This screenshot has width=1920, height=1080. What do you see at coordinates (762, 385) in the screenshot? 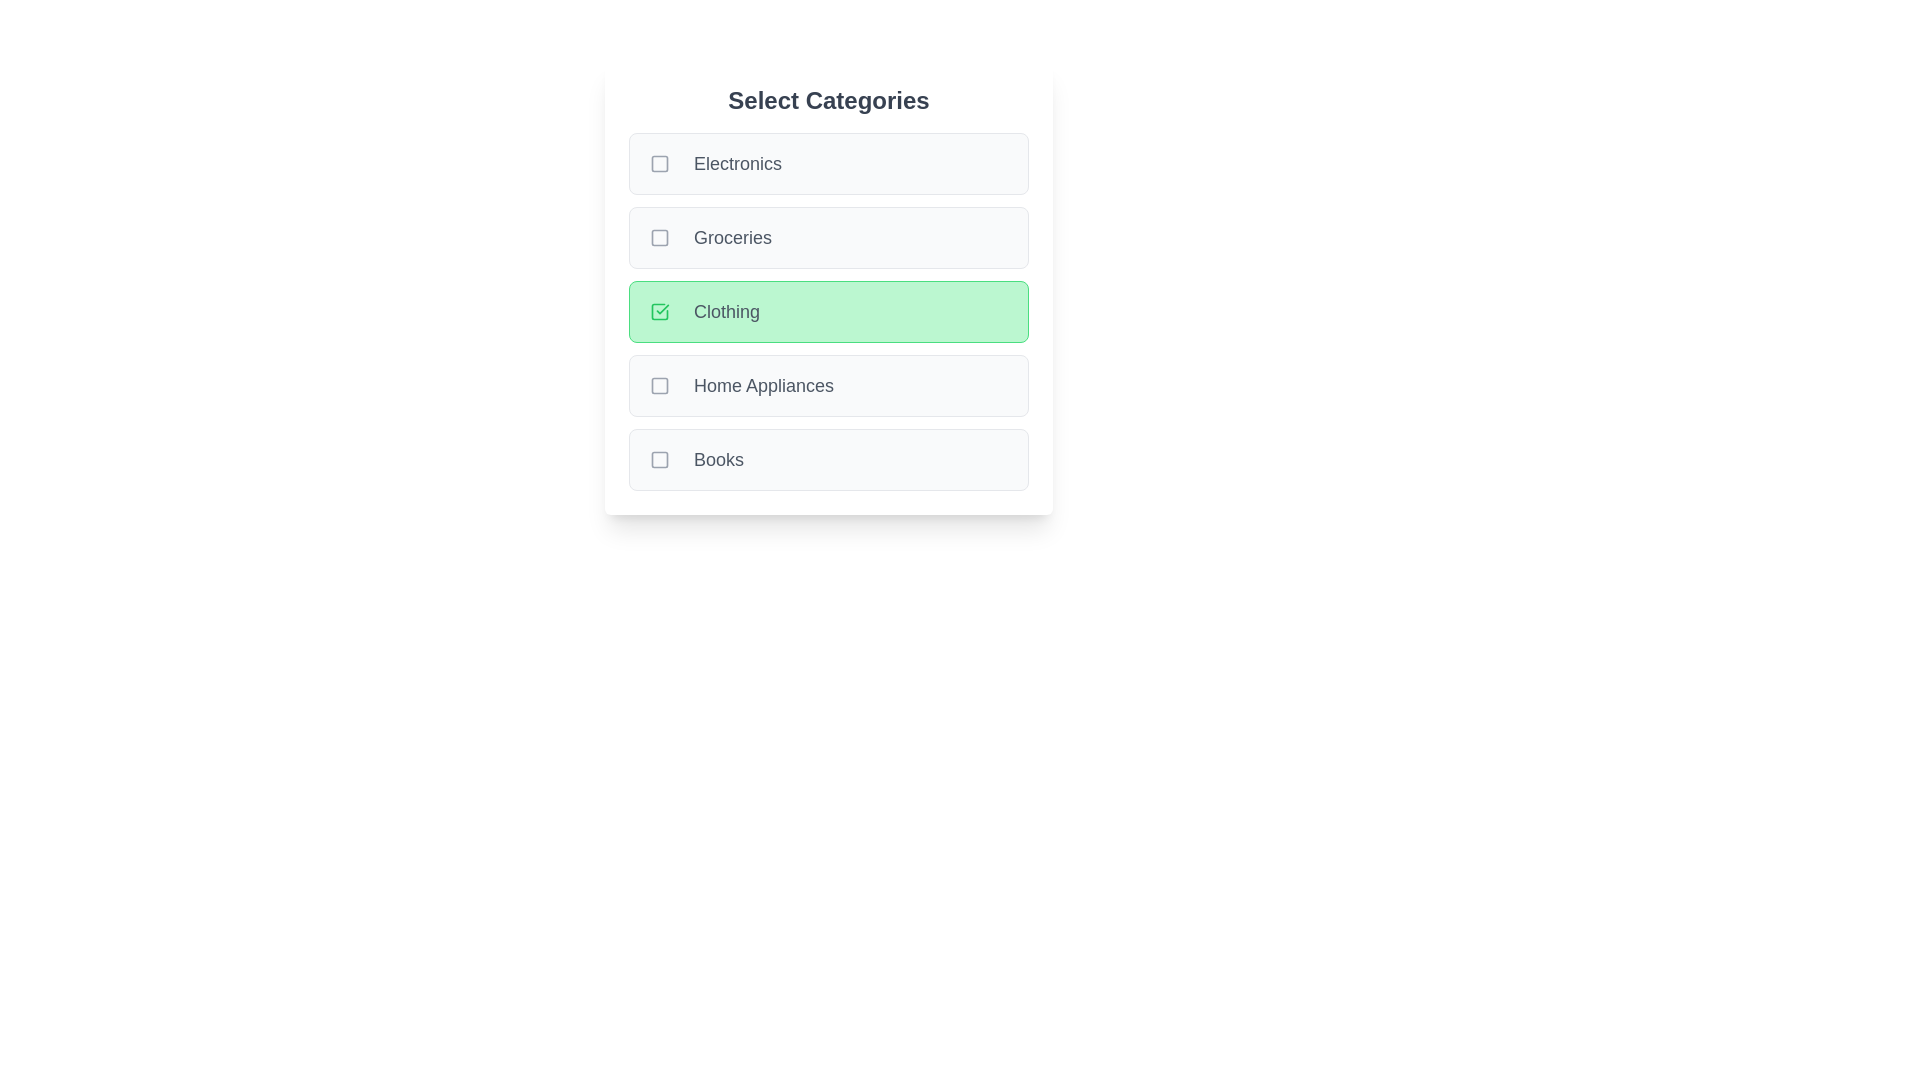
I see `the text label of the category Home Appliances to toggle its selection` at bounding box center [762, 385].